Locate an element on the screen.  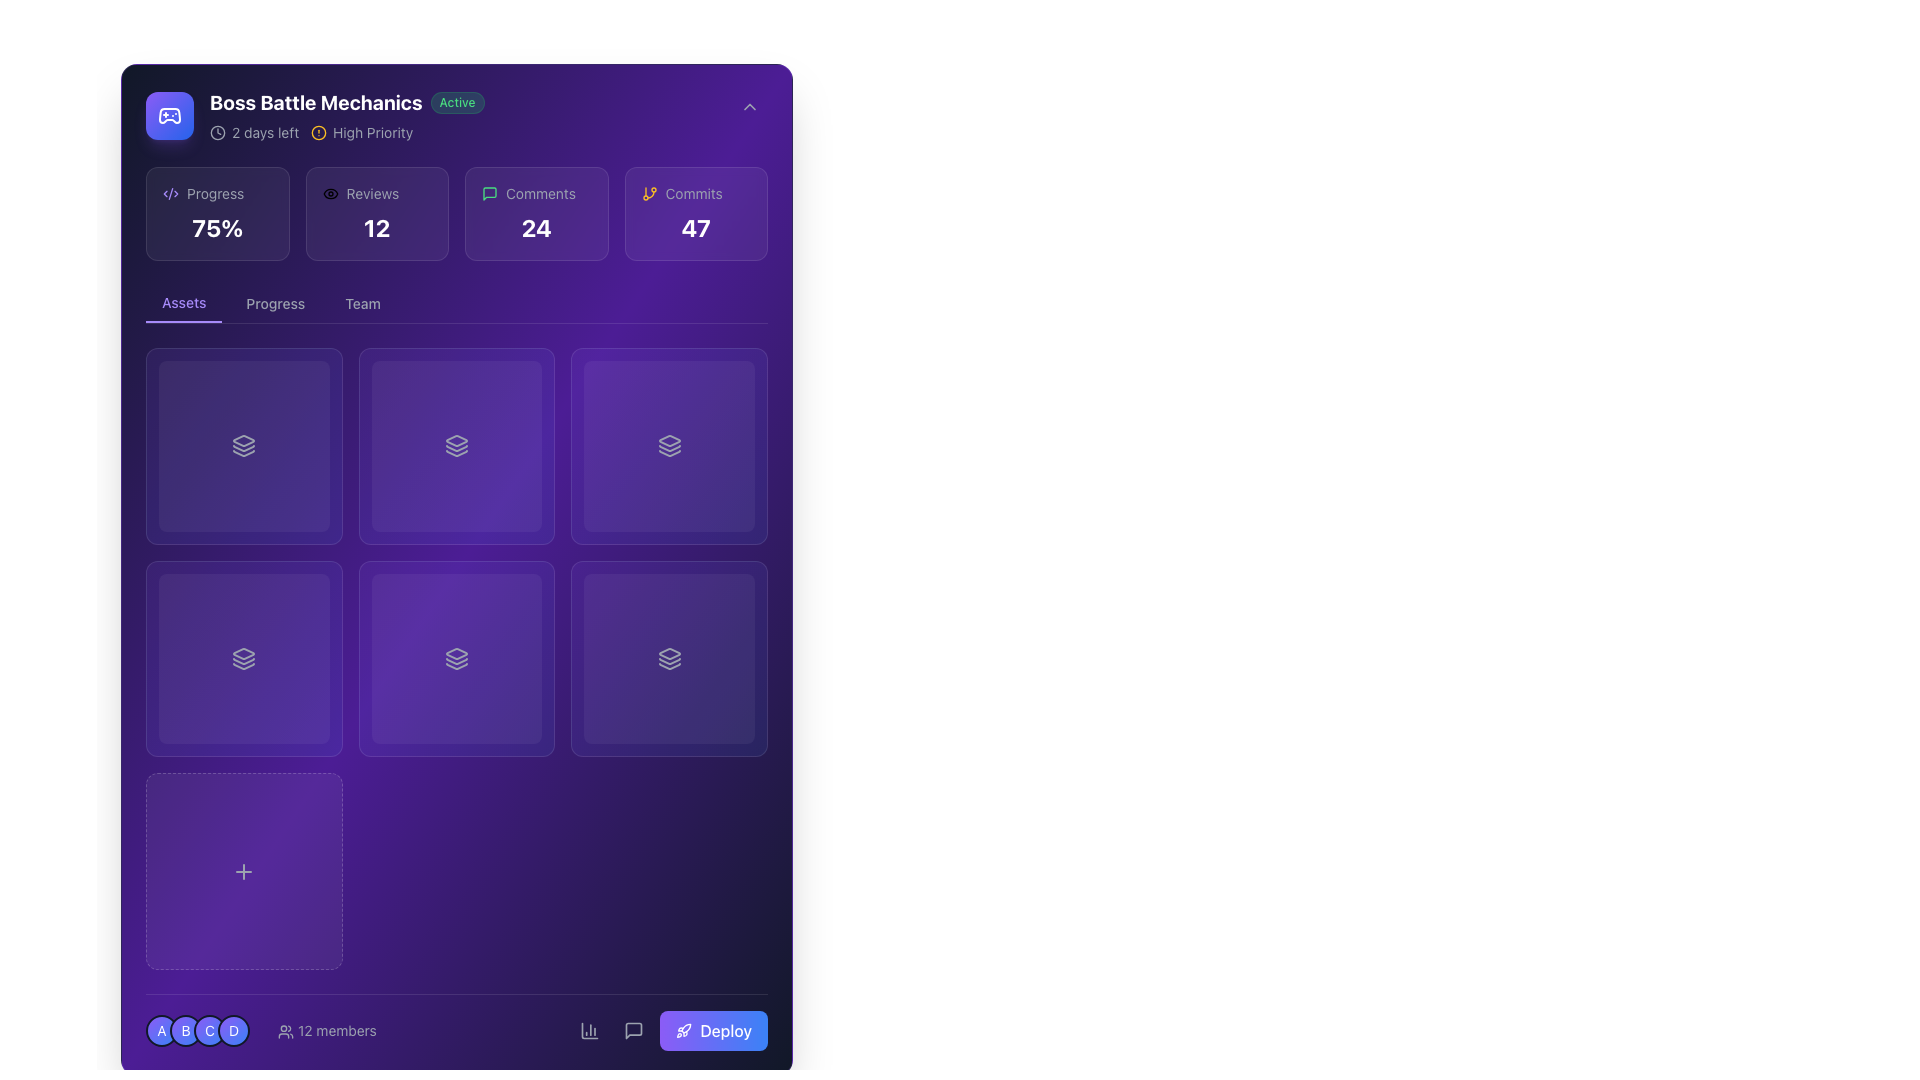
the icon representing a layered structure, located in the bottom-left quadrant of a 2x3 grid layout on a purple background is located at coordinates (243, 659).